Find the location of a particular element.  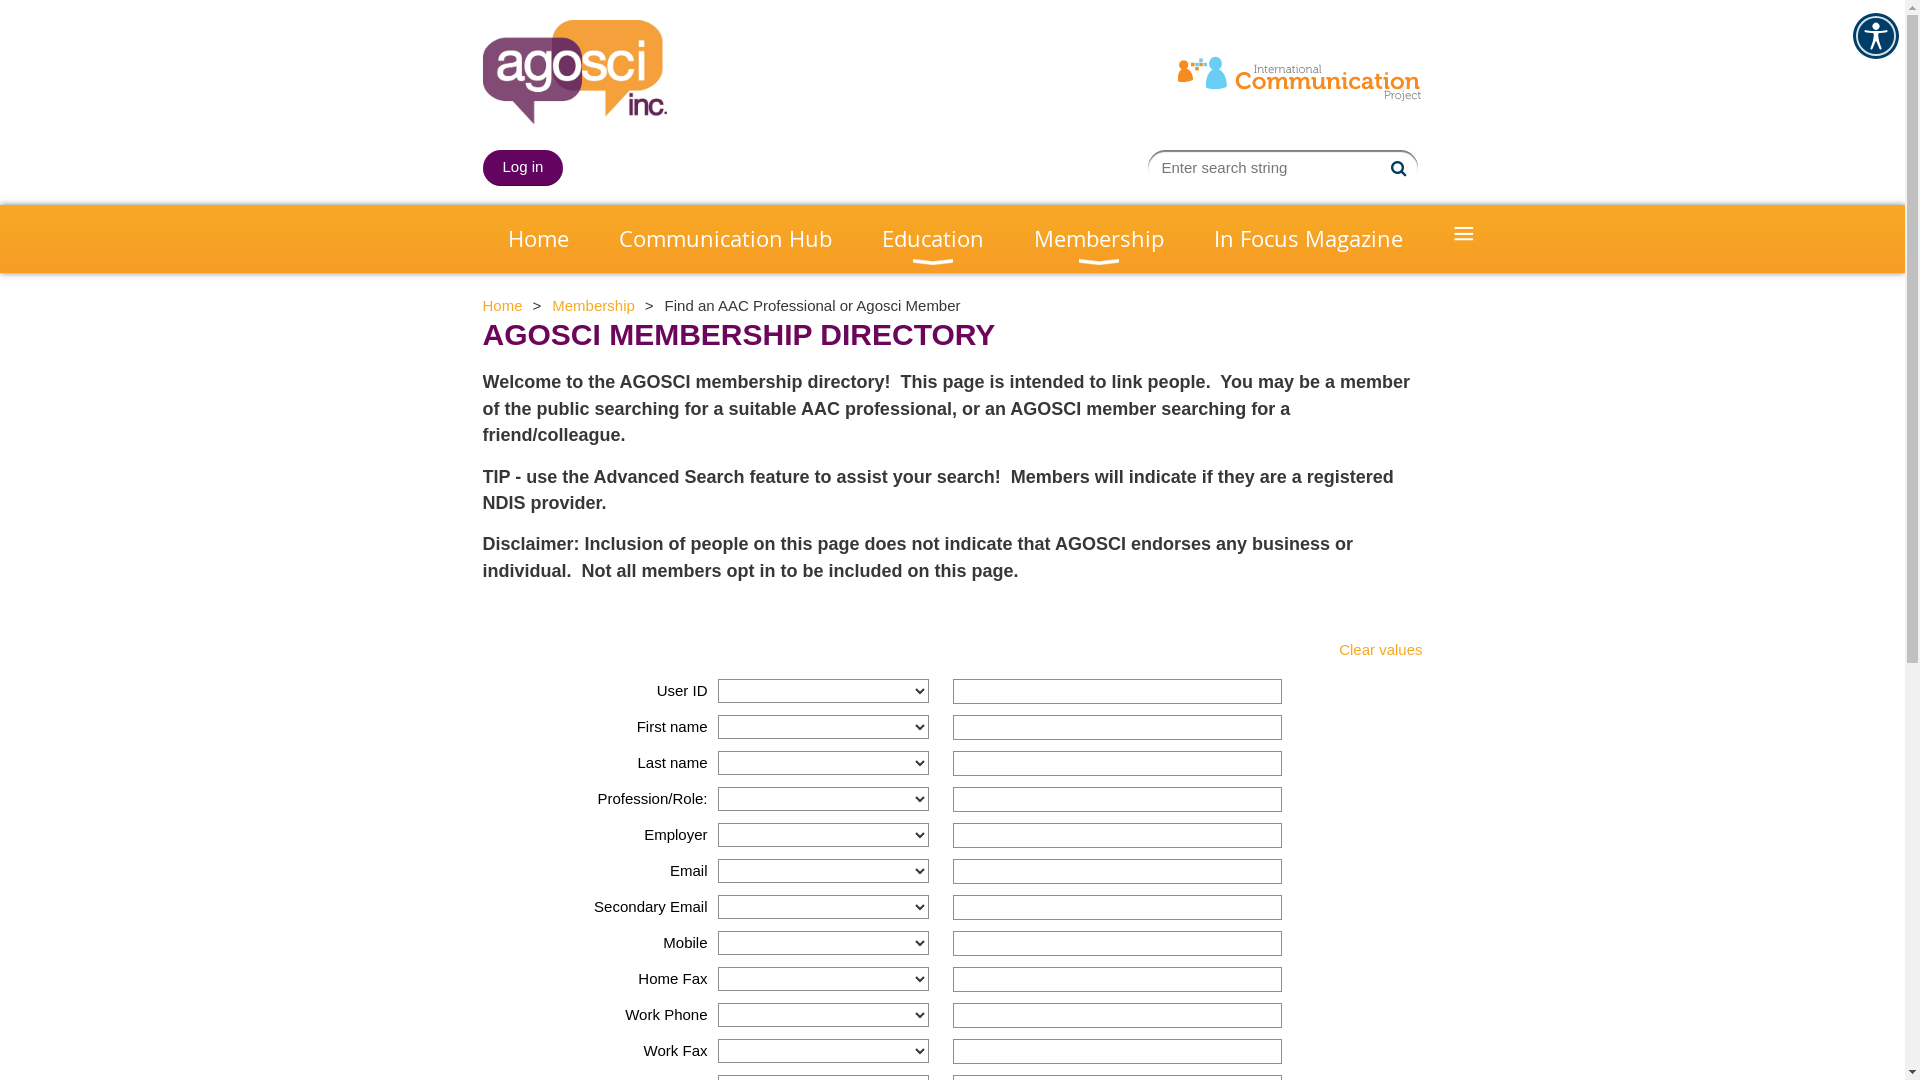

'Clear values' is located at coordinates (1339, 649).